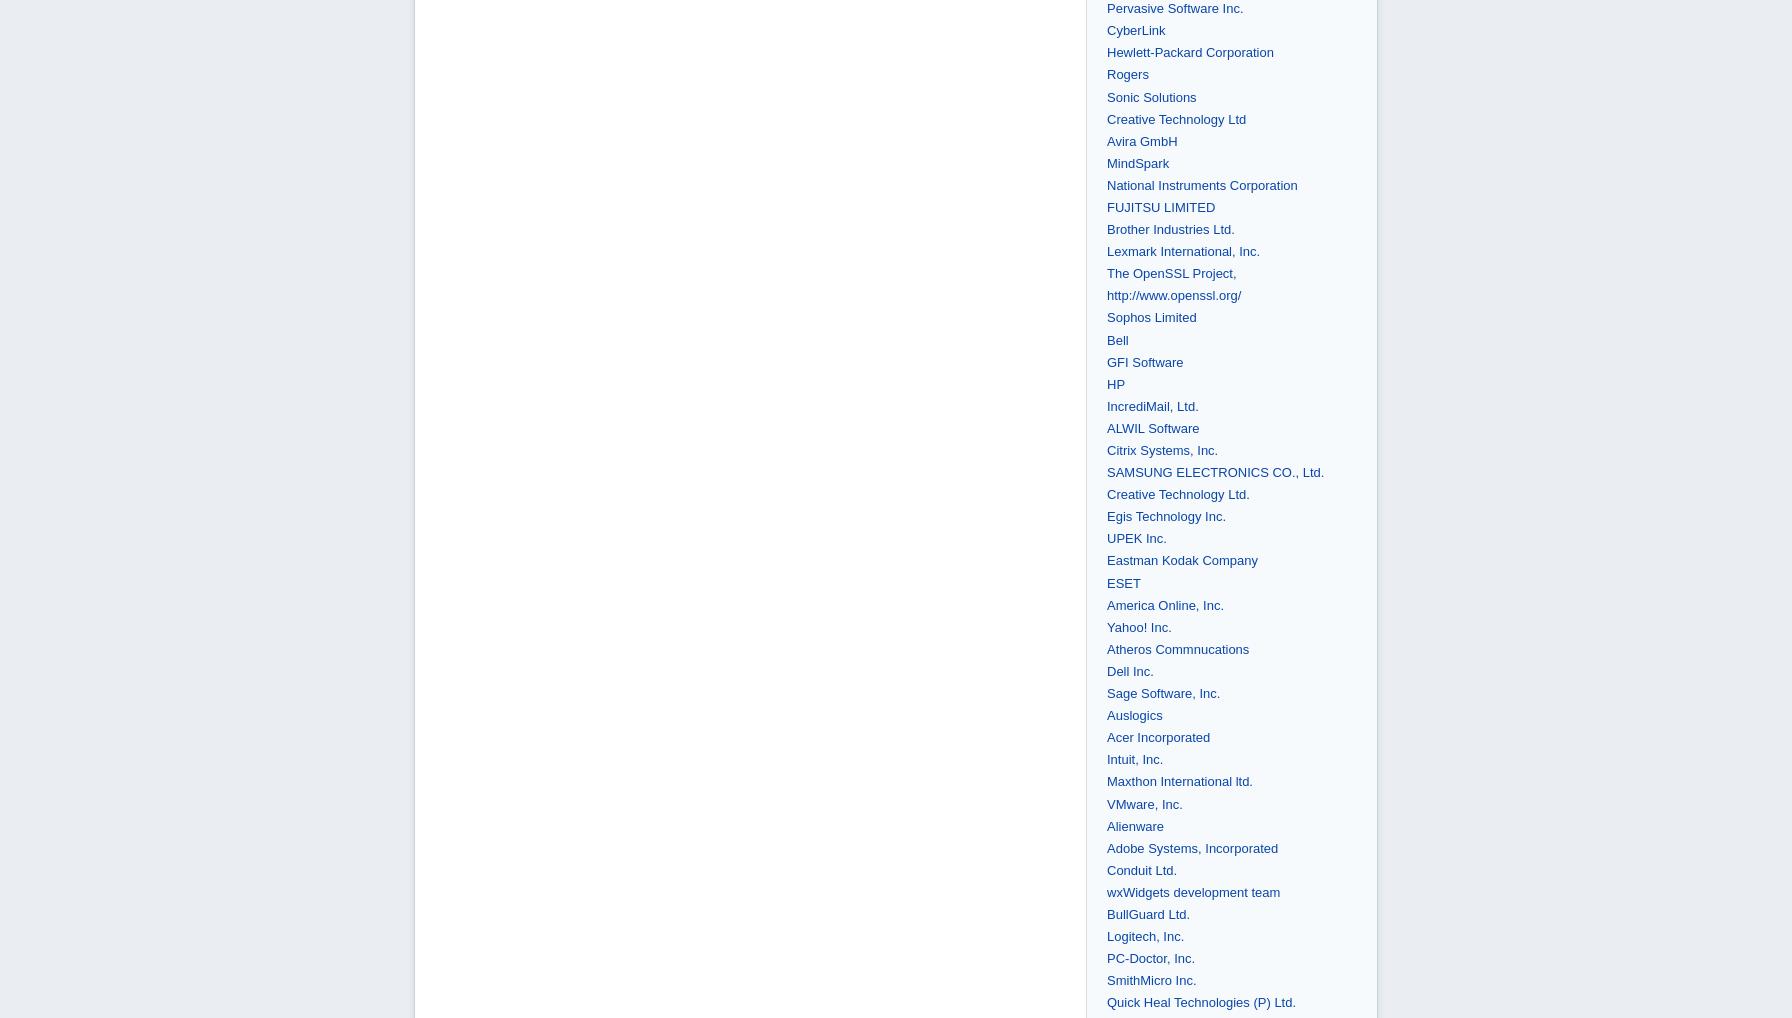 The image size is (1792, 1018). I want to click on 'BullGuard Ltd.', so click(1148, 913).